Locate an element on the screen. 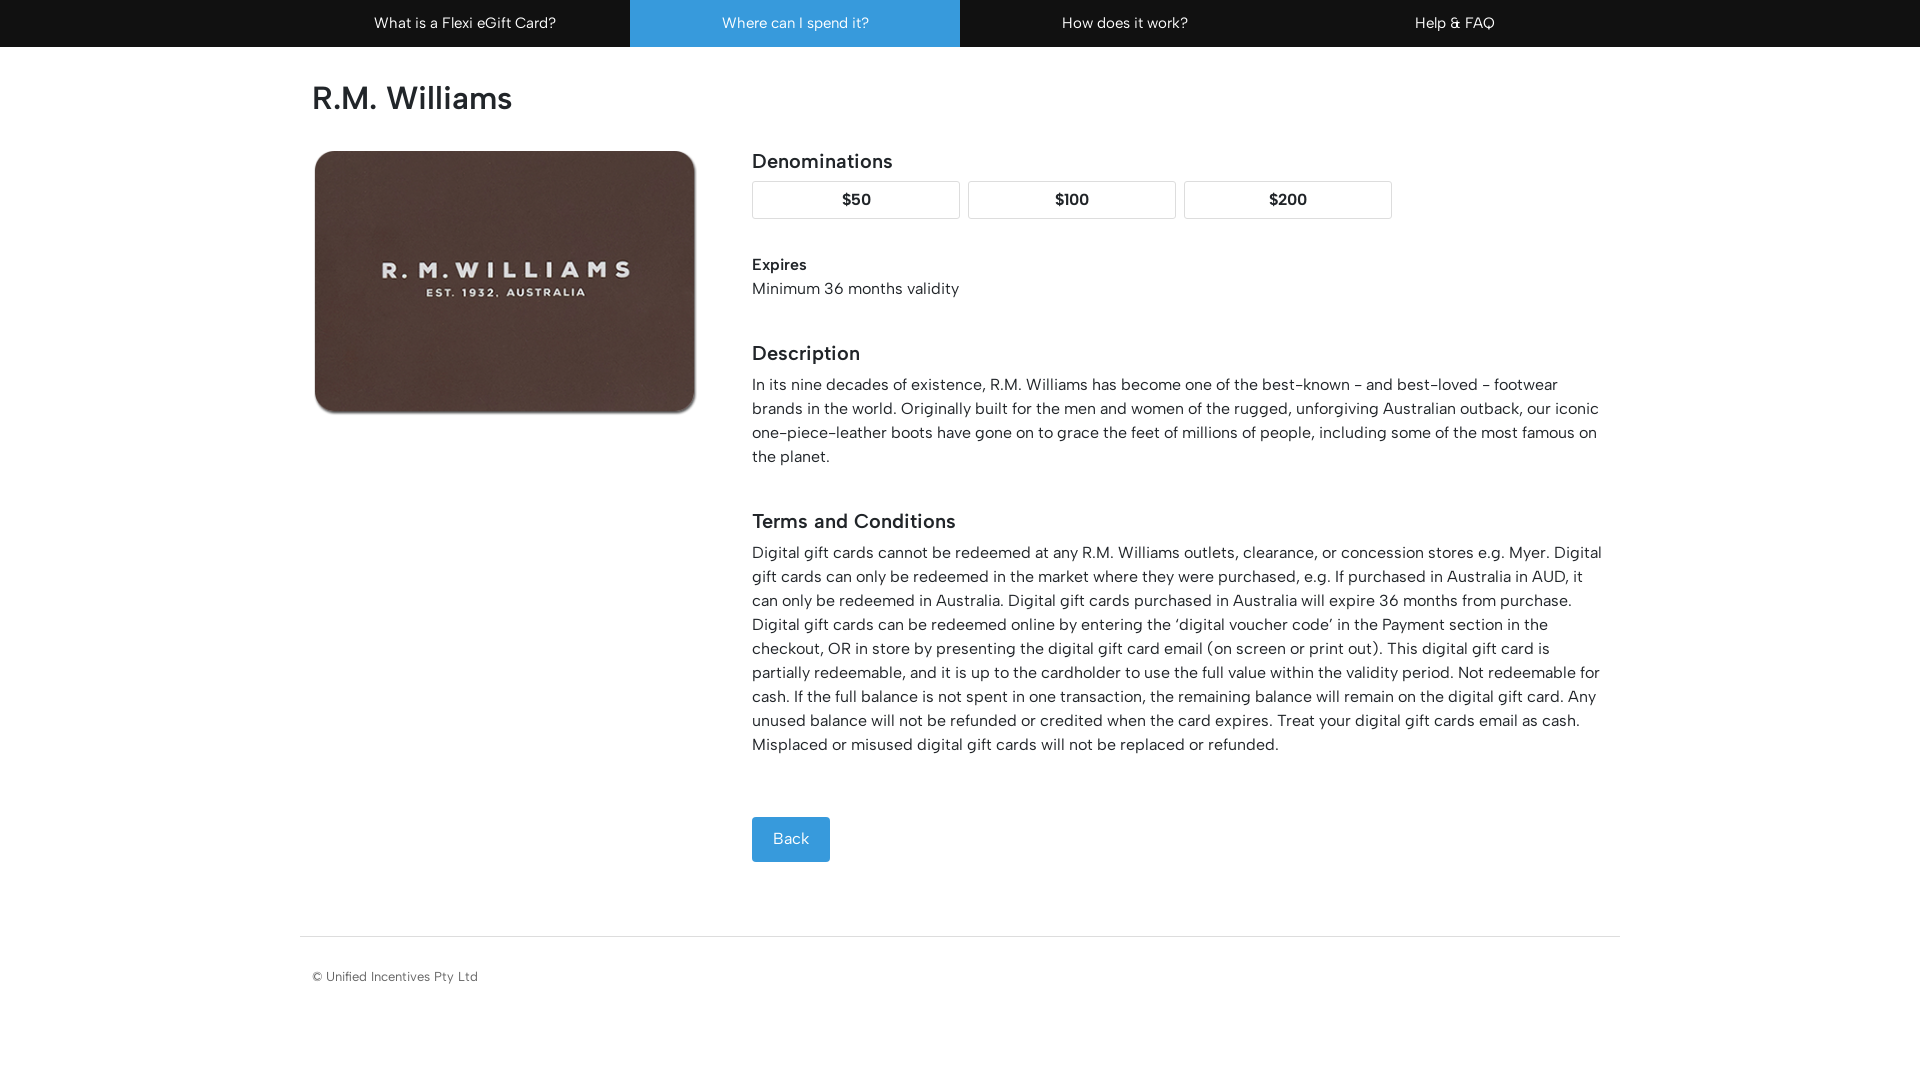  'Help & FAQ' is located at coordinates (1454, 23).